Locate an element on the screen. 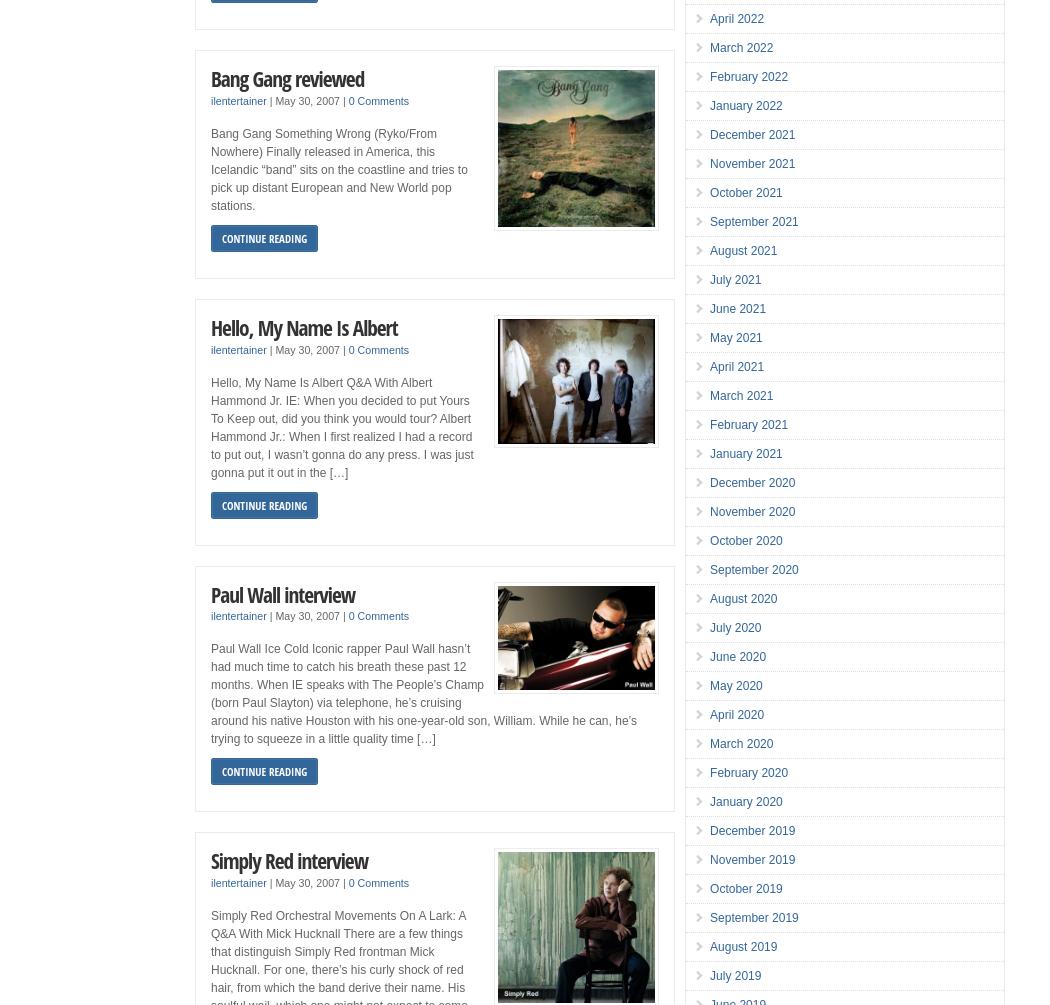 The height and width of the screenshot is (1005, 1050). 'January 2022' is located at coordinates (745, 106).